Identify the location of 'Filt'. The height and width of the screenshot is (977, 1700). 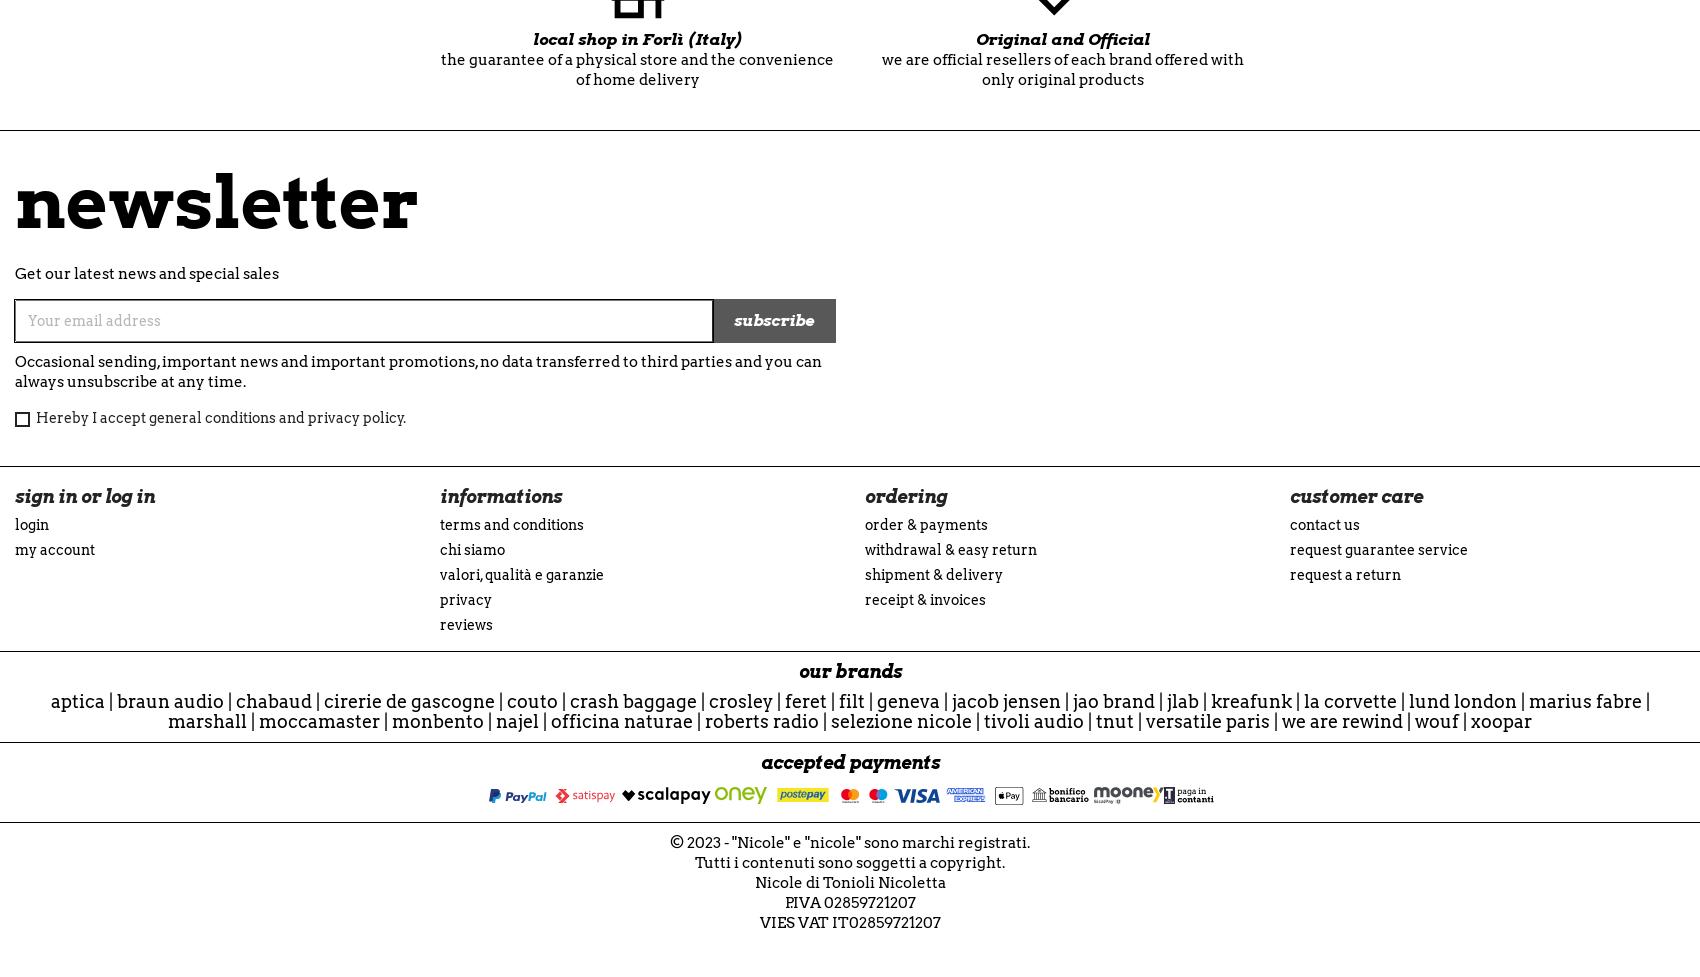
(851, 701).